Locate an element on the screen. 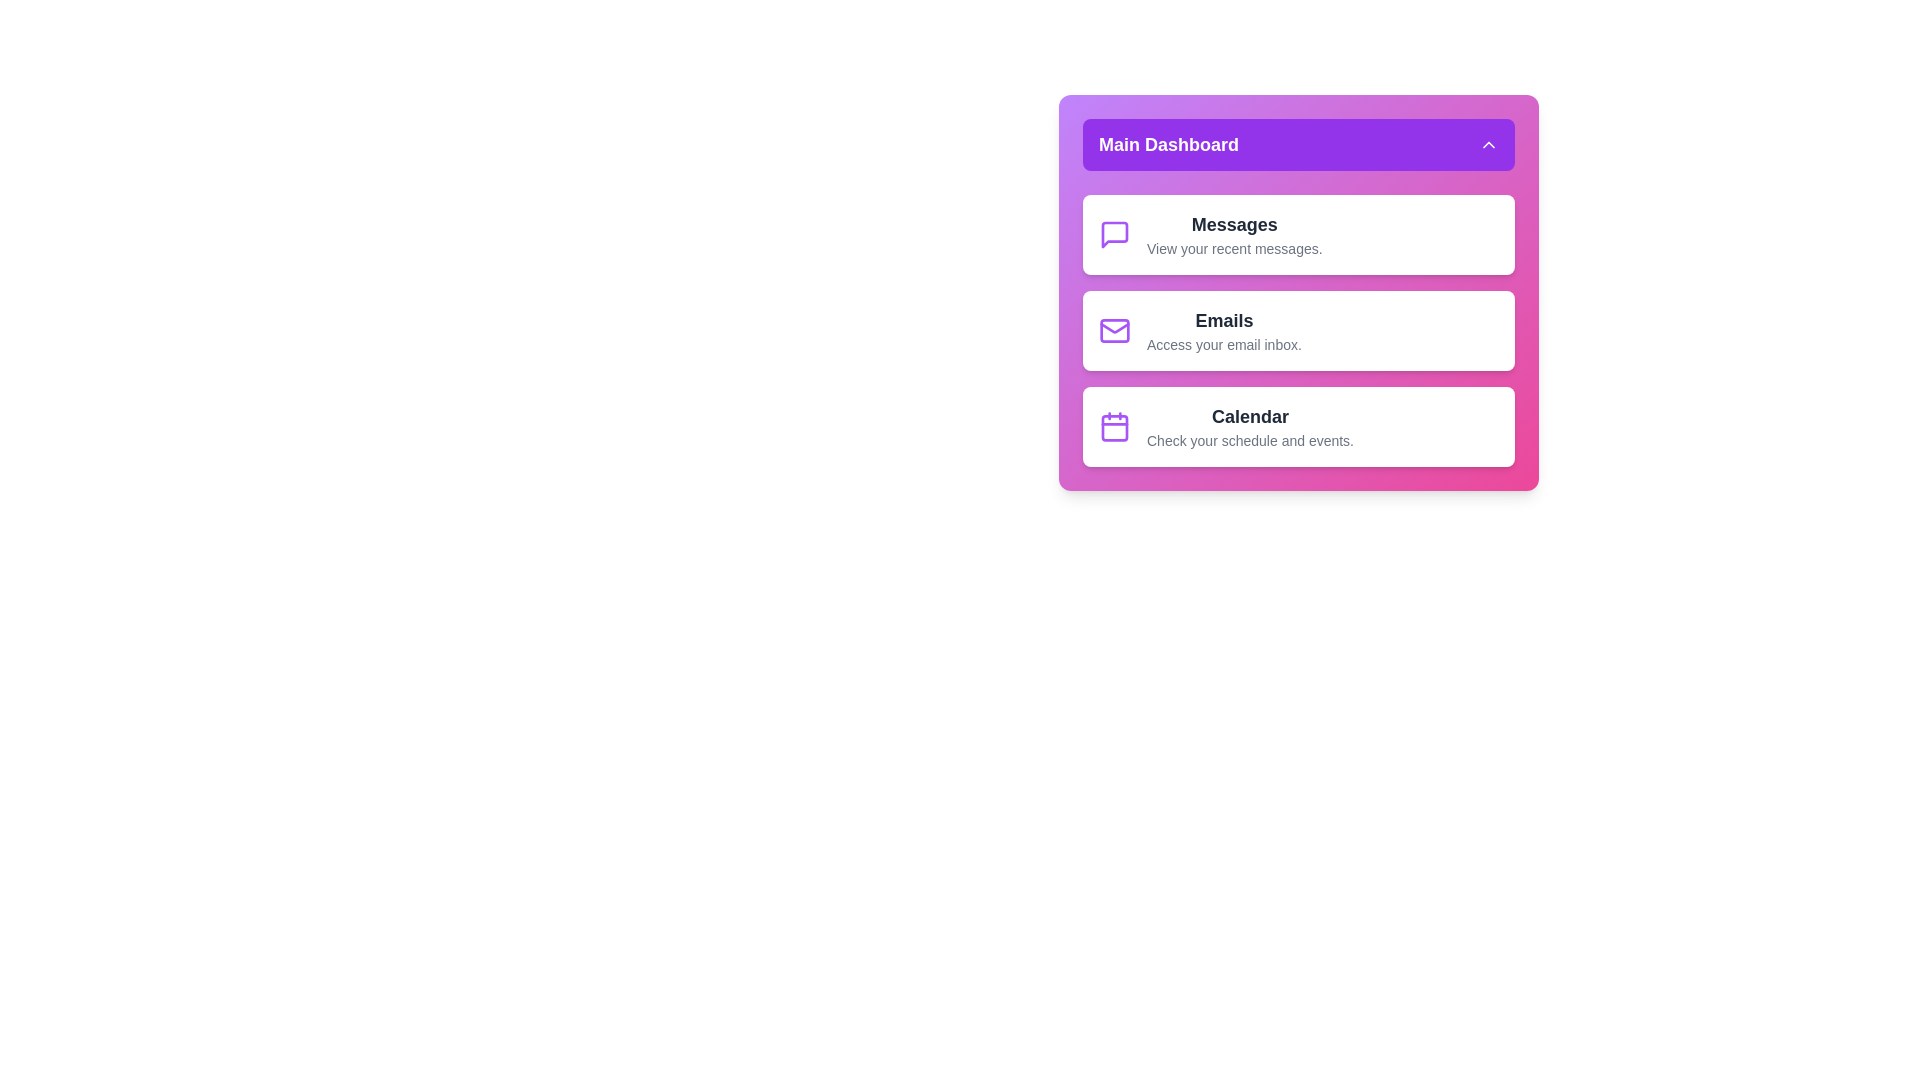 The image size is (1920, 1080). the menu item Messages from the displayed menu is located at coordinates (1299, 234).